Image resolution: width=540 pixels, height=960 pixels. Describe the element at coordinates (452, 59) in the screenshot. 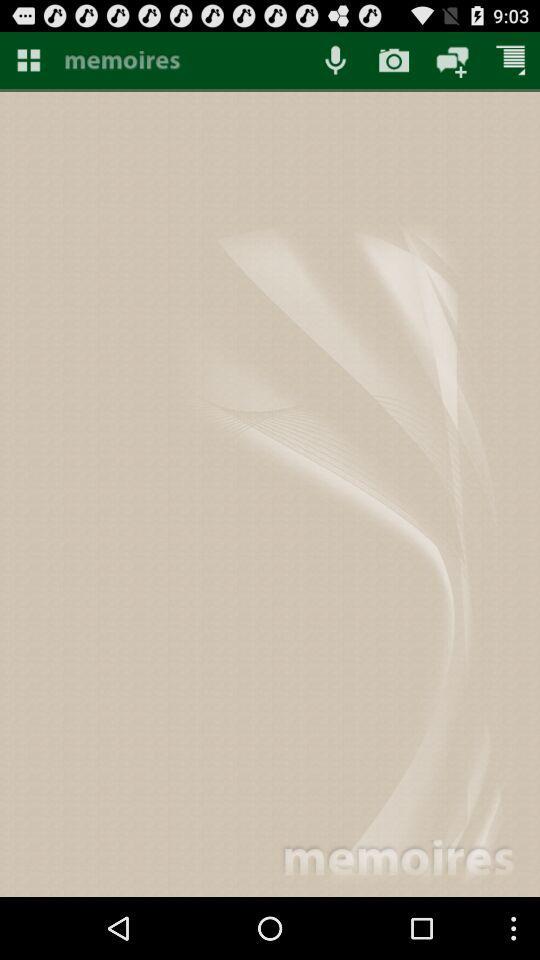

I see `share photo` at that location.